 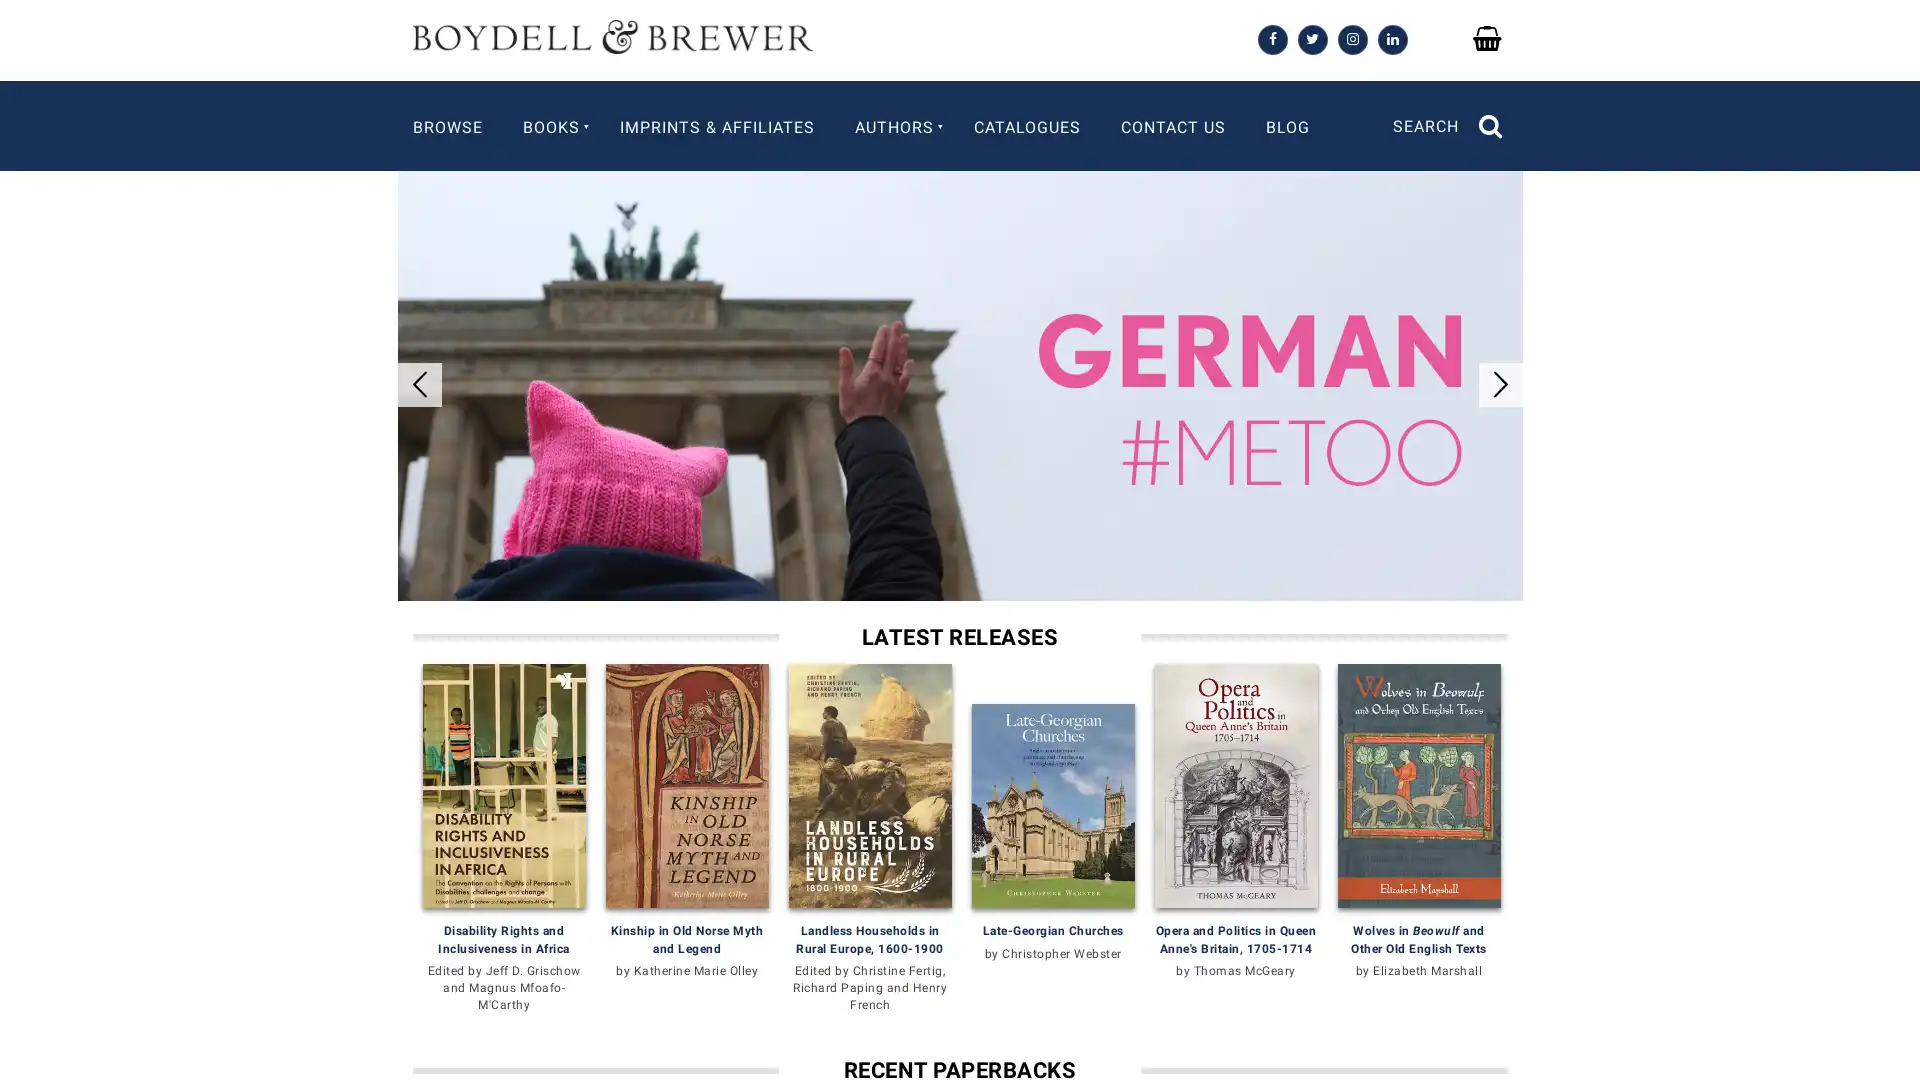 What do you see at coordinates (1449, 111) in the screenshot?
I see `SEARCH` at bounding box center [1449, 111].